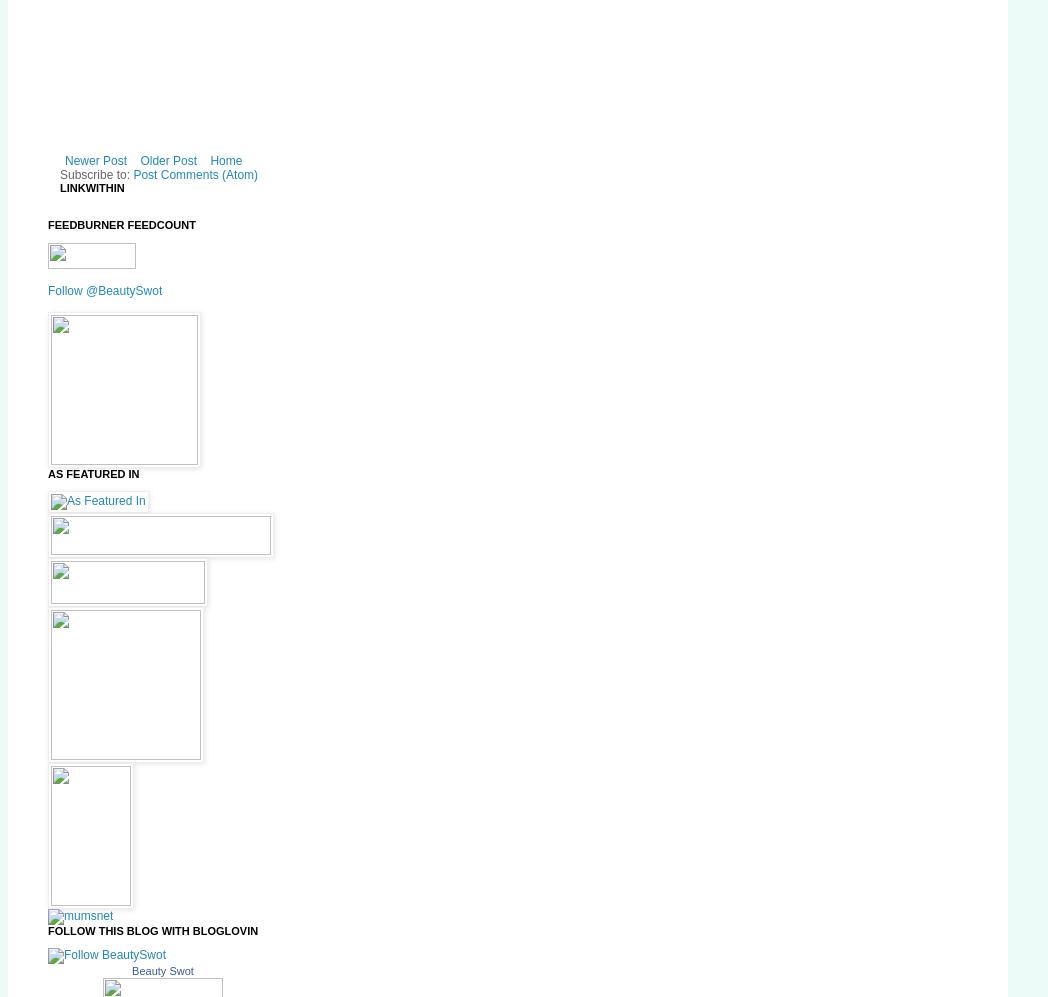 The width and height of the screenshot is (1048, 997). Describe the element at coordinates (162, 969) in the screenshot. I see `'Beauty Swot'` at that location.